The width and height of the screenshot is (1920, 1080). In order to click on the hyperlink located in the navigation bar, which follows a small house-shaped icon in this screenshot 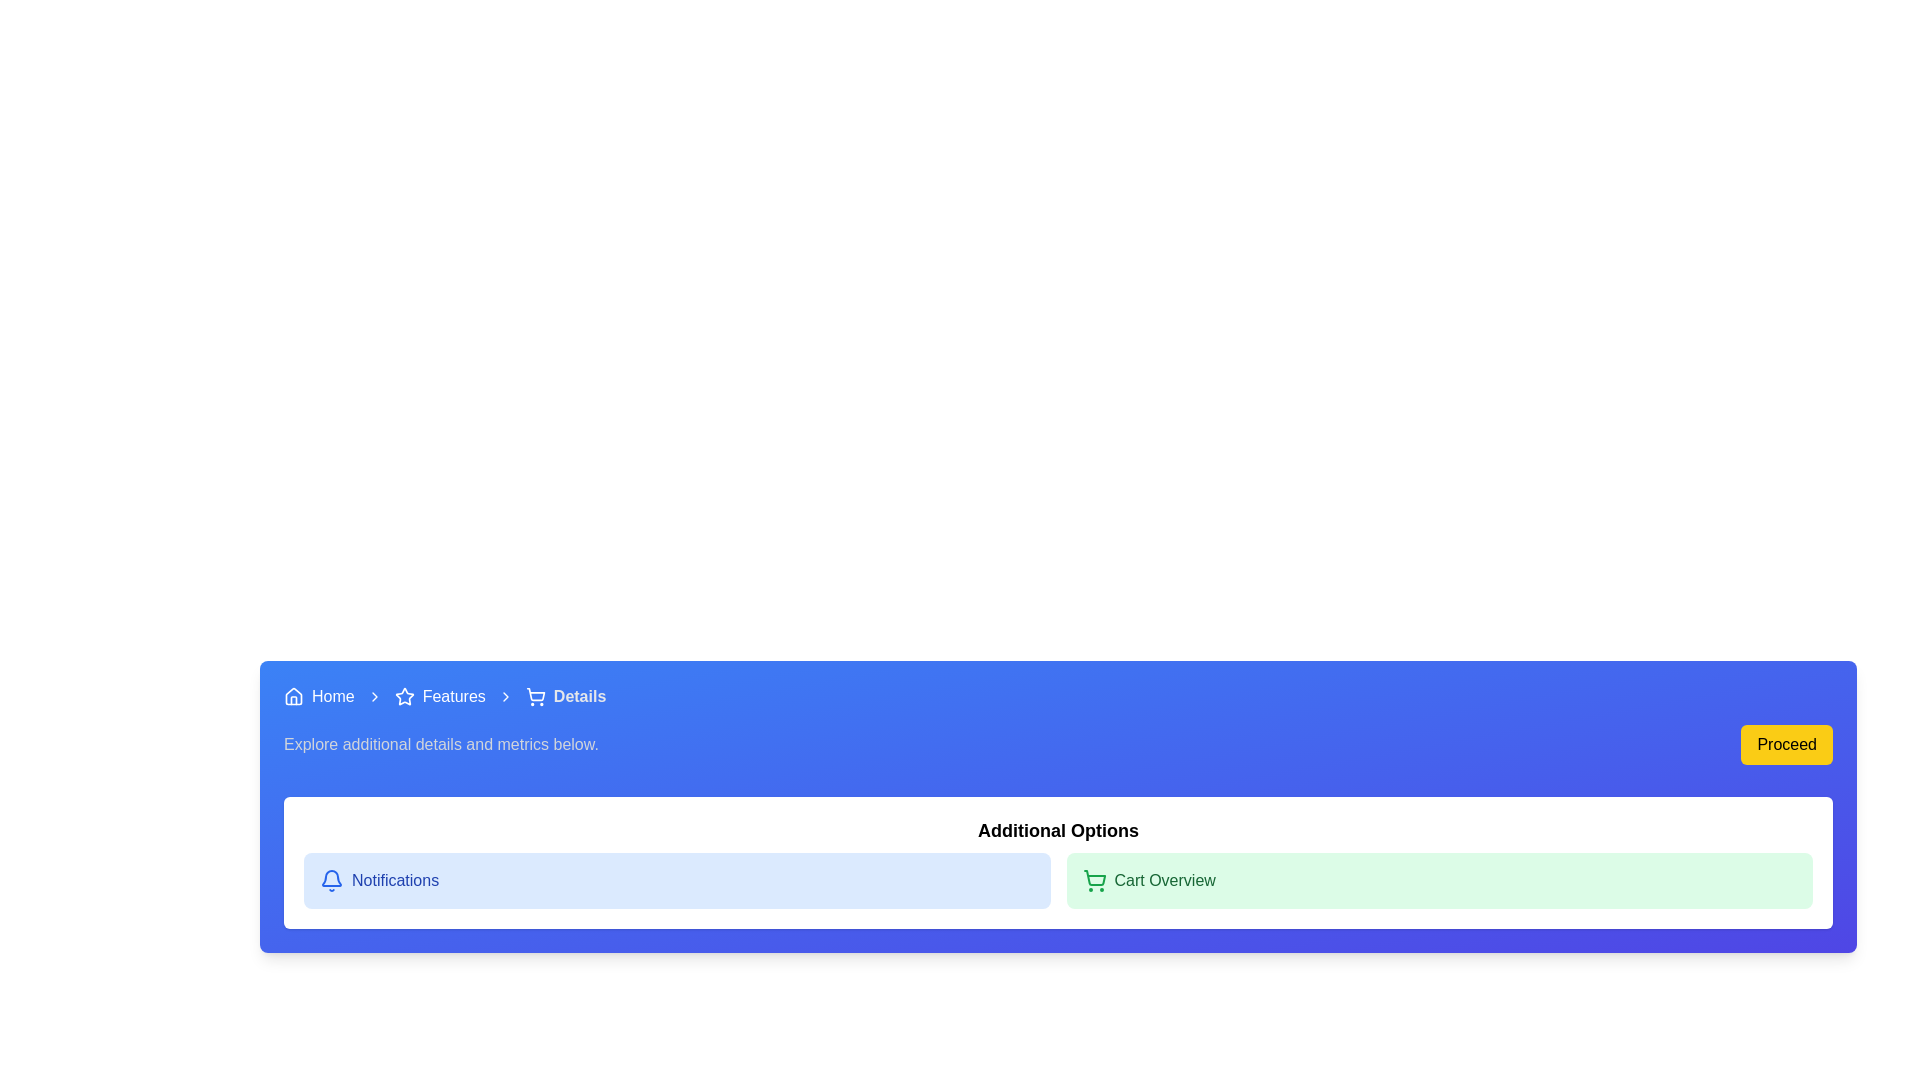, I will do `click(333, 696)`.